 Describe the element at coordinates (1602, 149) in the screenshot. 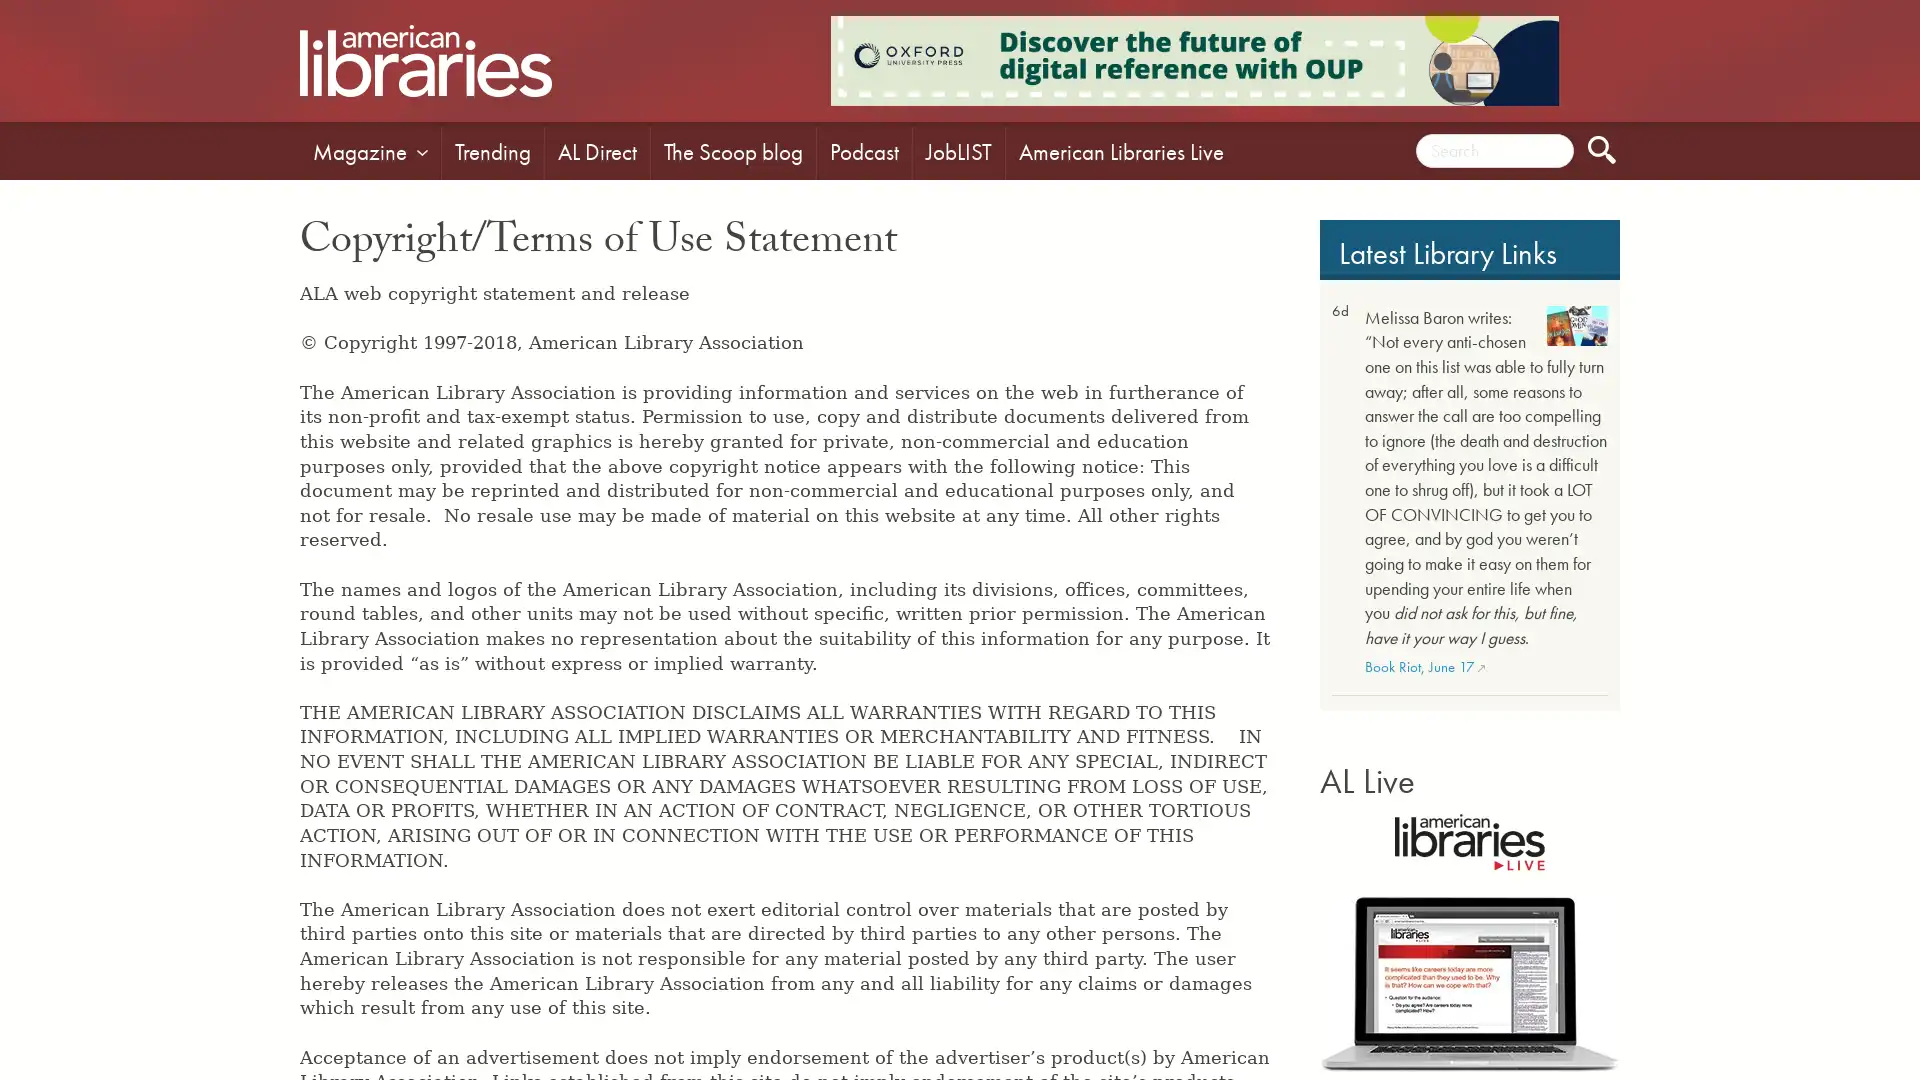

I see `Search` at that location.